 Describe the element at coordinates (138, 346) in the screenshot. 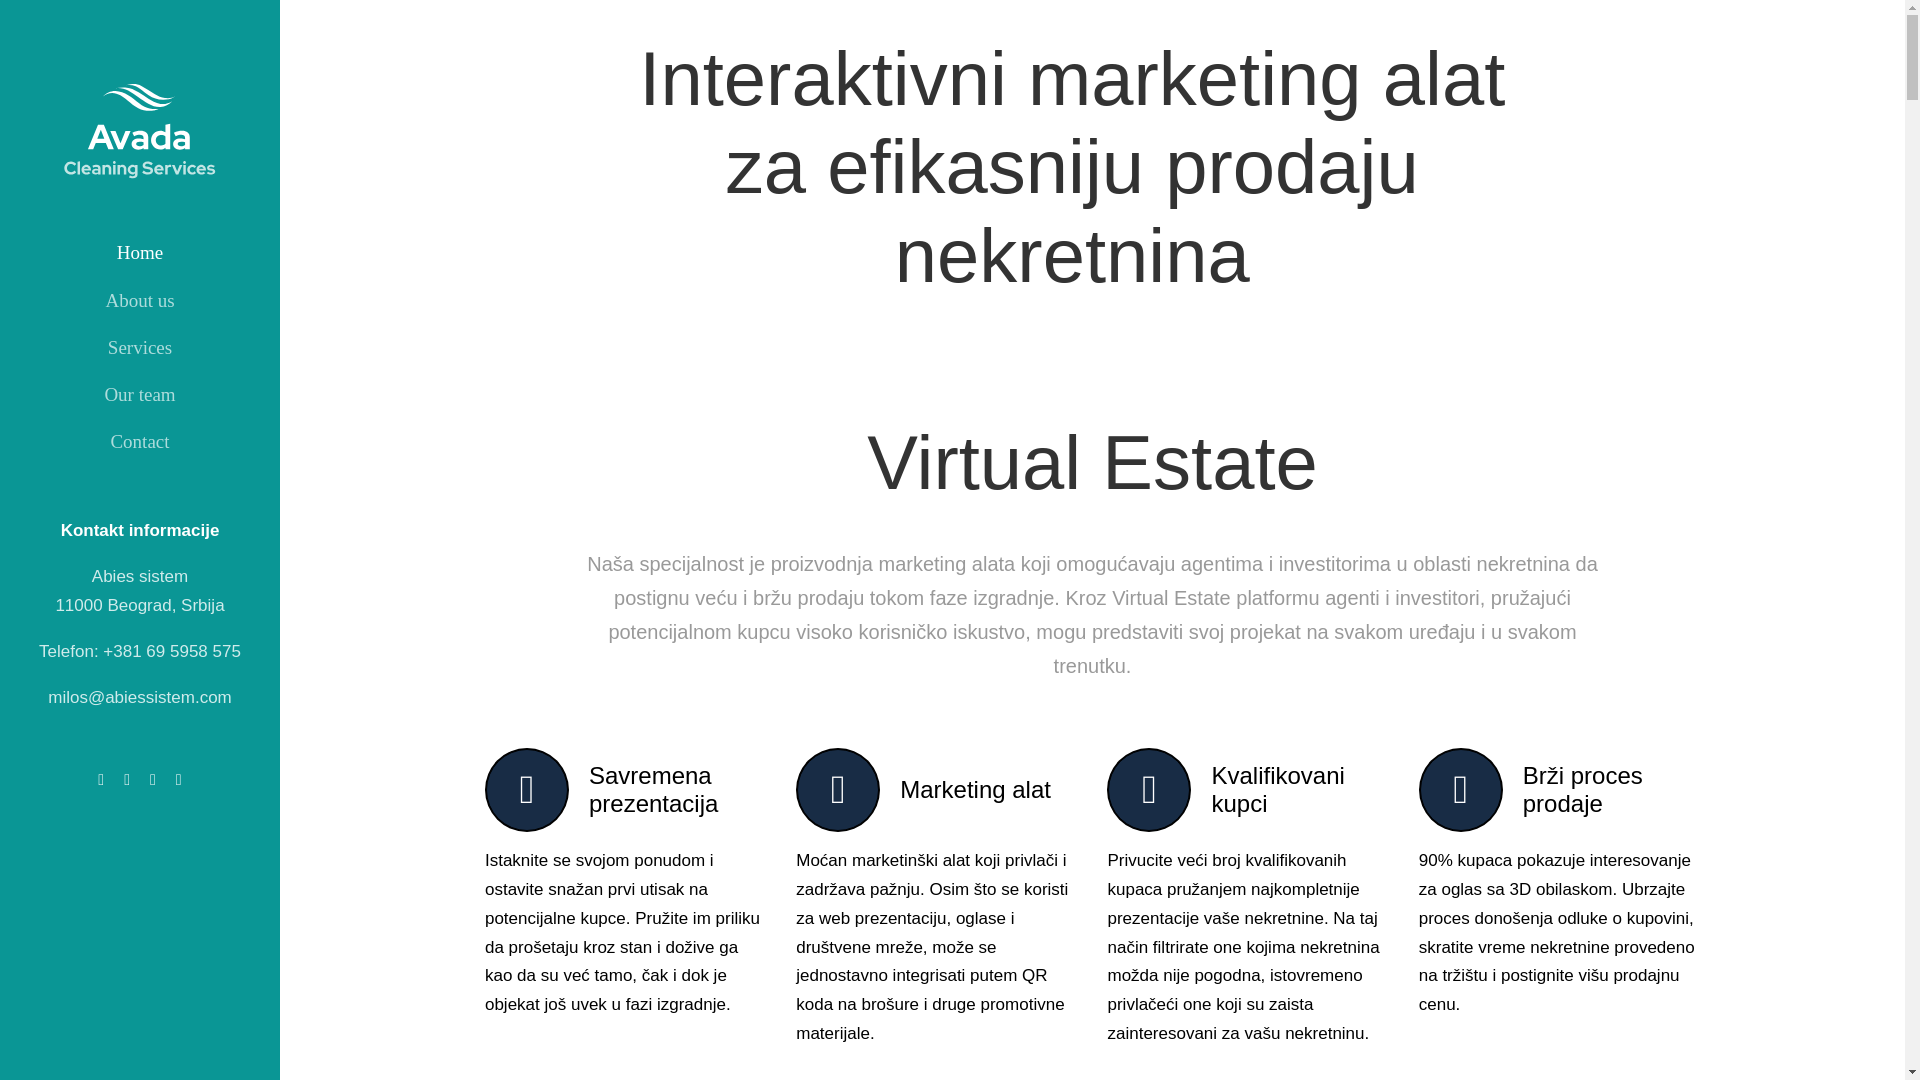

I see `'Services'` at that location.